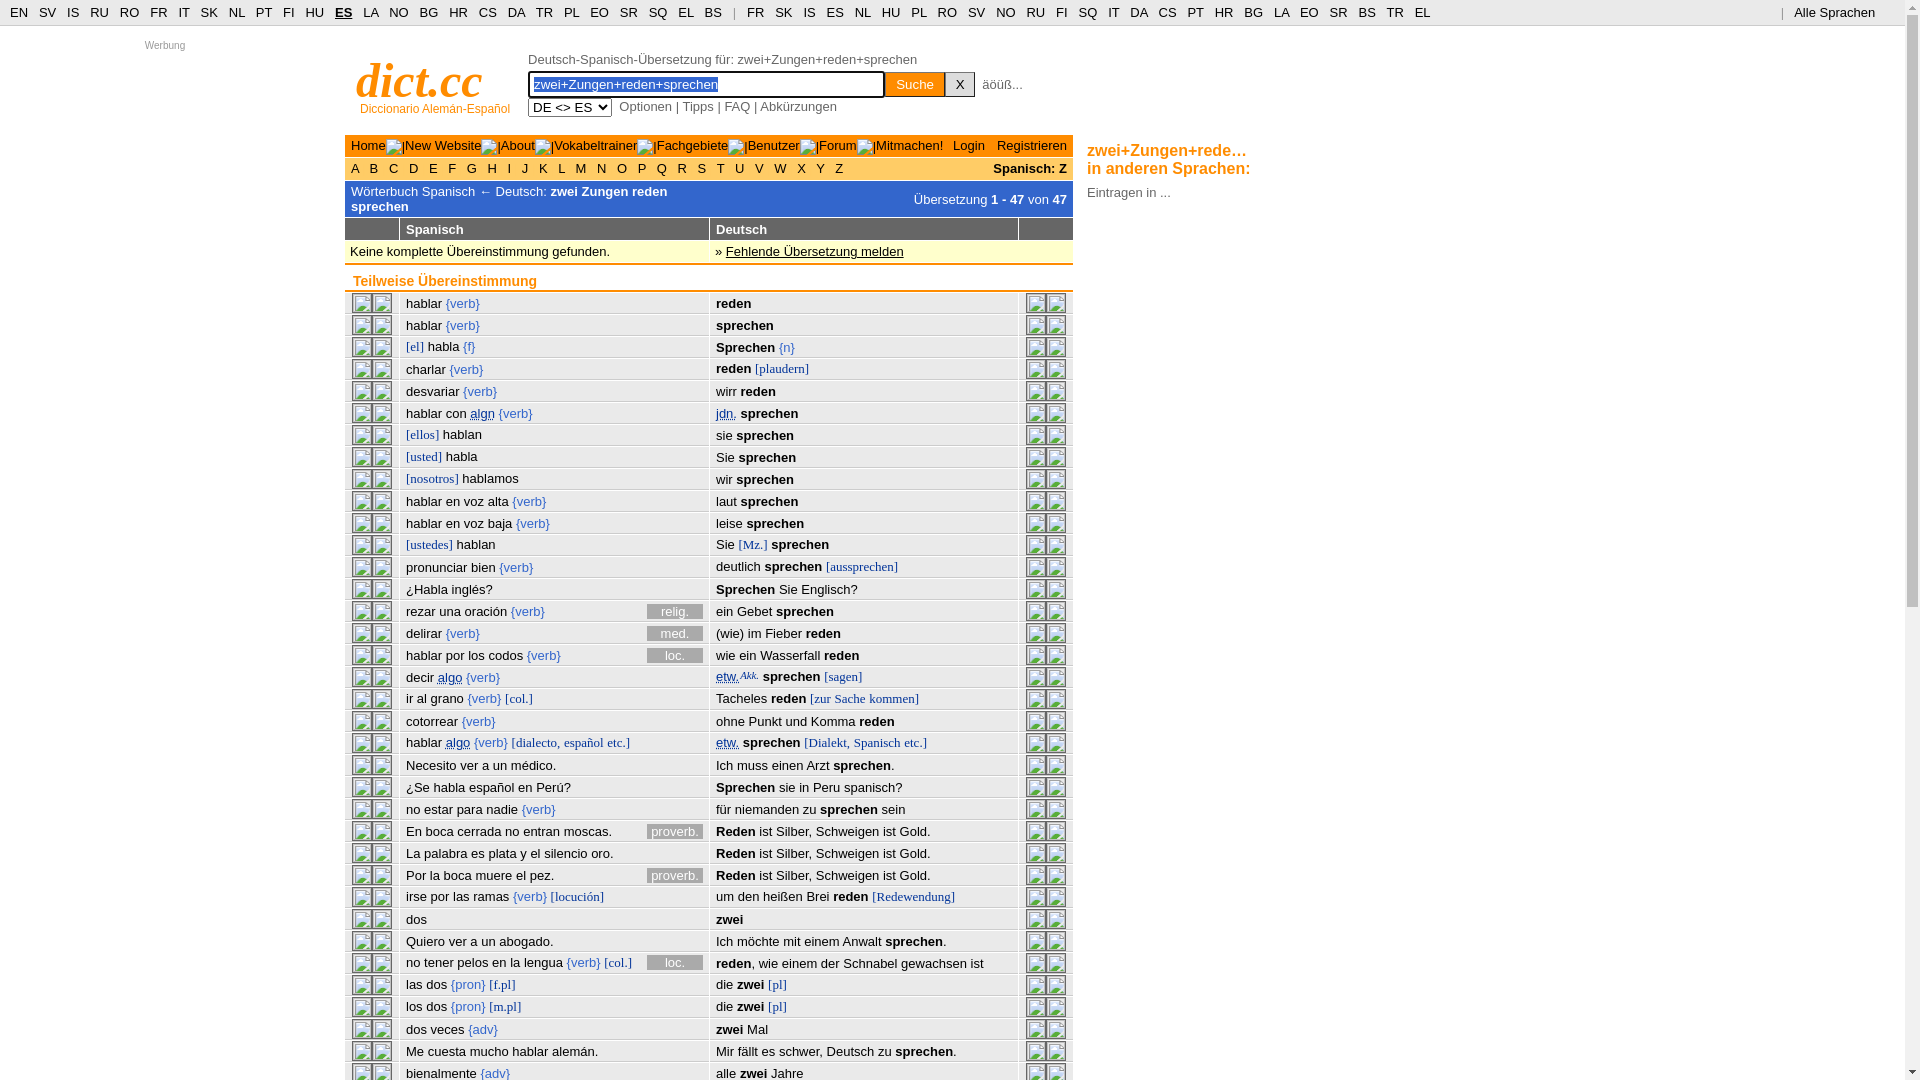 Image resolution: width=1920 pixels, height=1080 pixels. Describe the element at coordinates (753, 610) in the screenshot. I see `'Gebet'` at that location.